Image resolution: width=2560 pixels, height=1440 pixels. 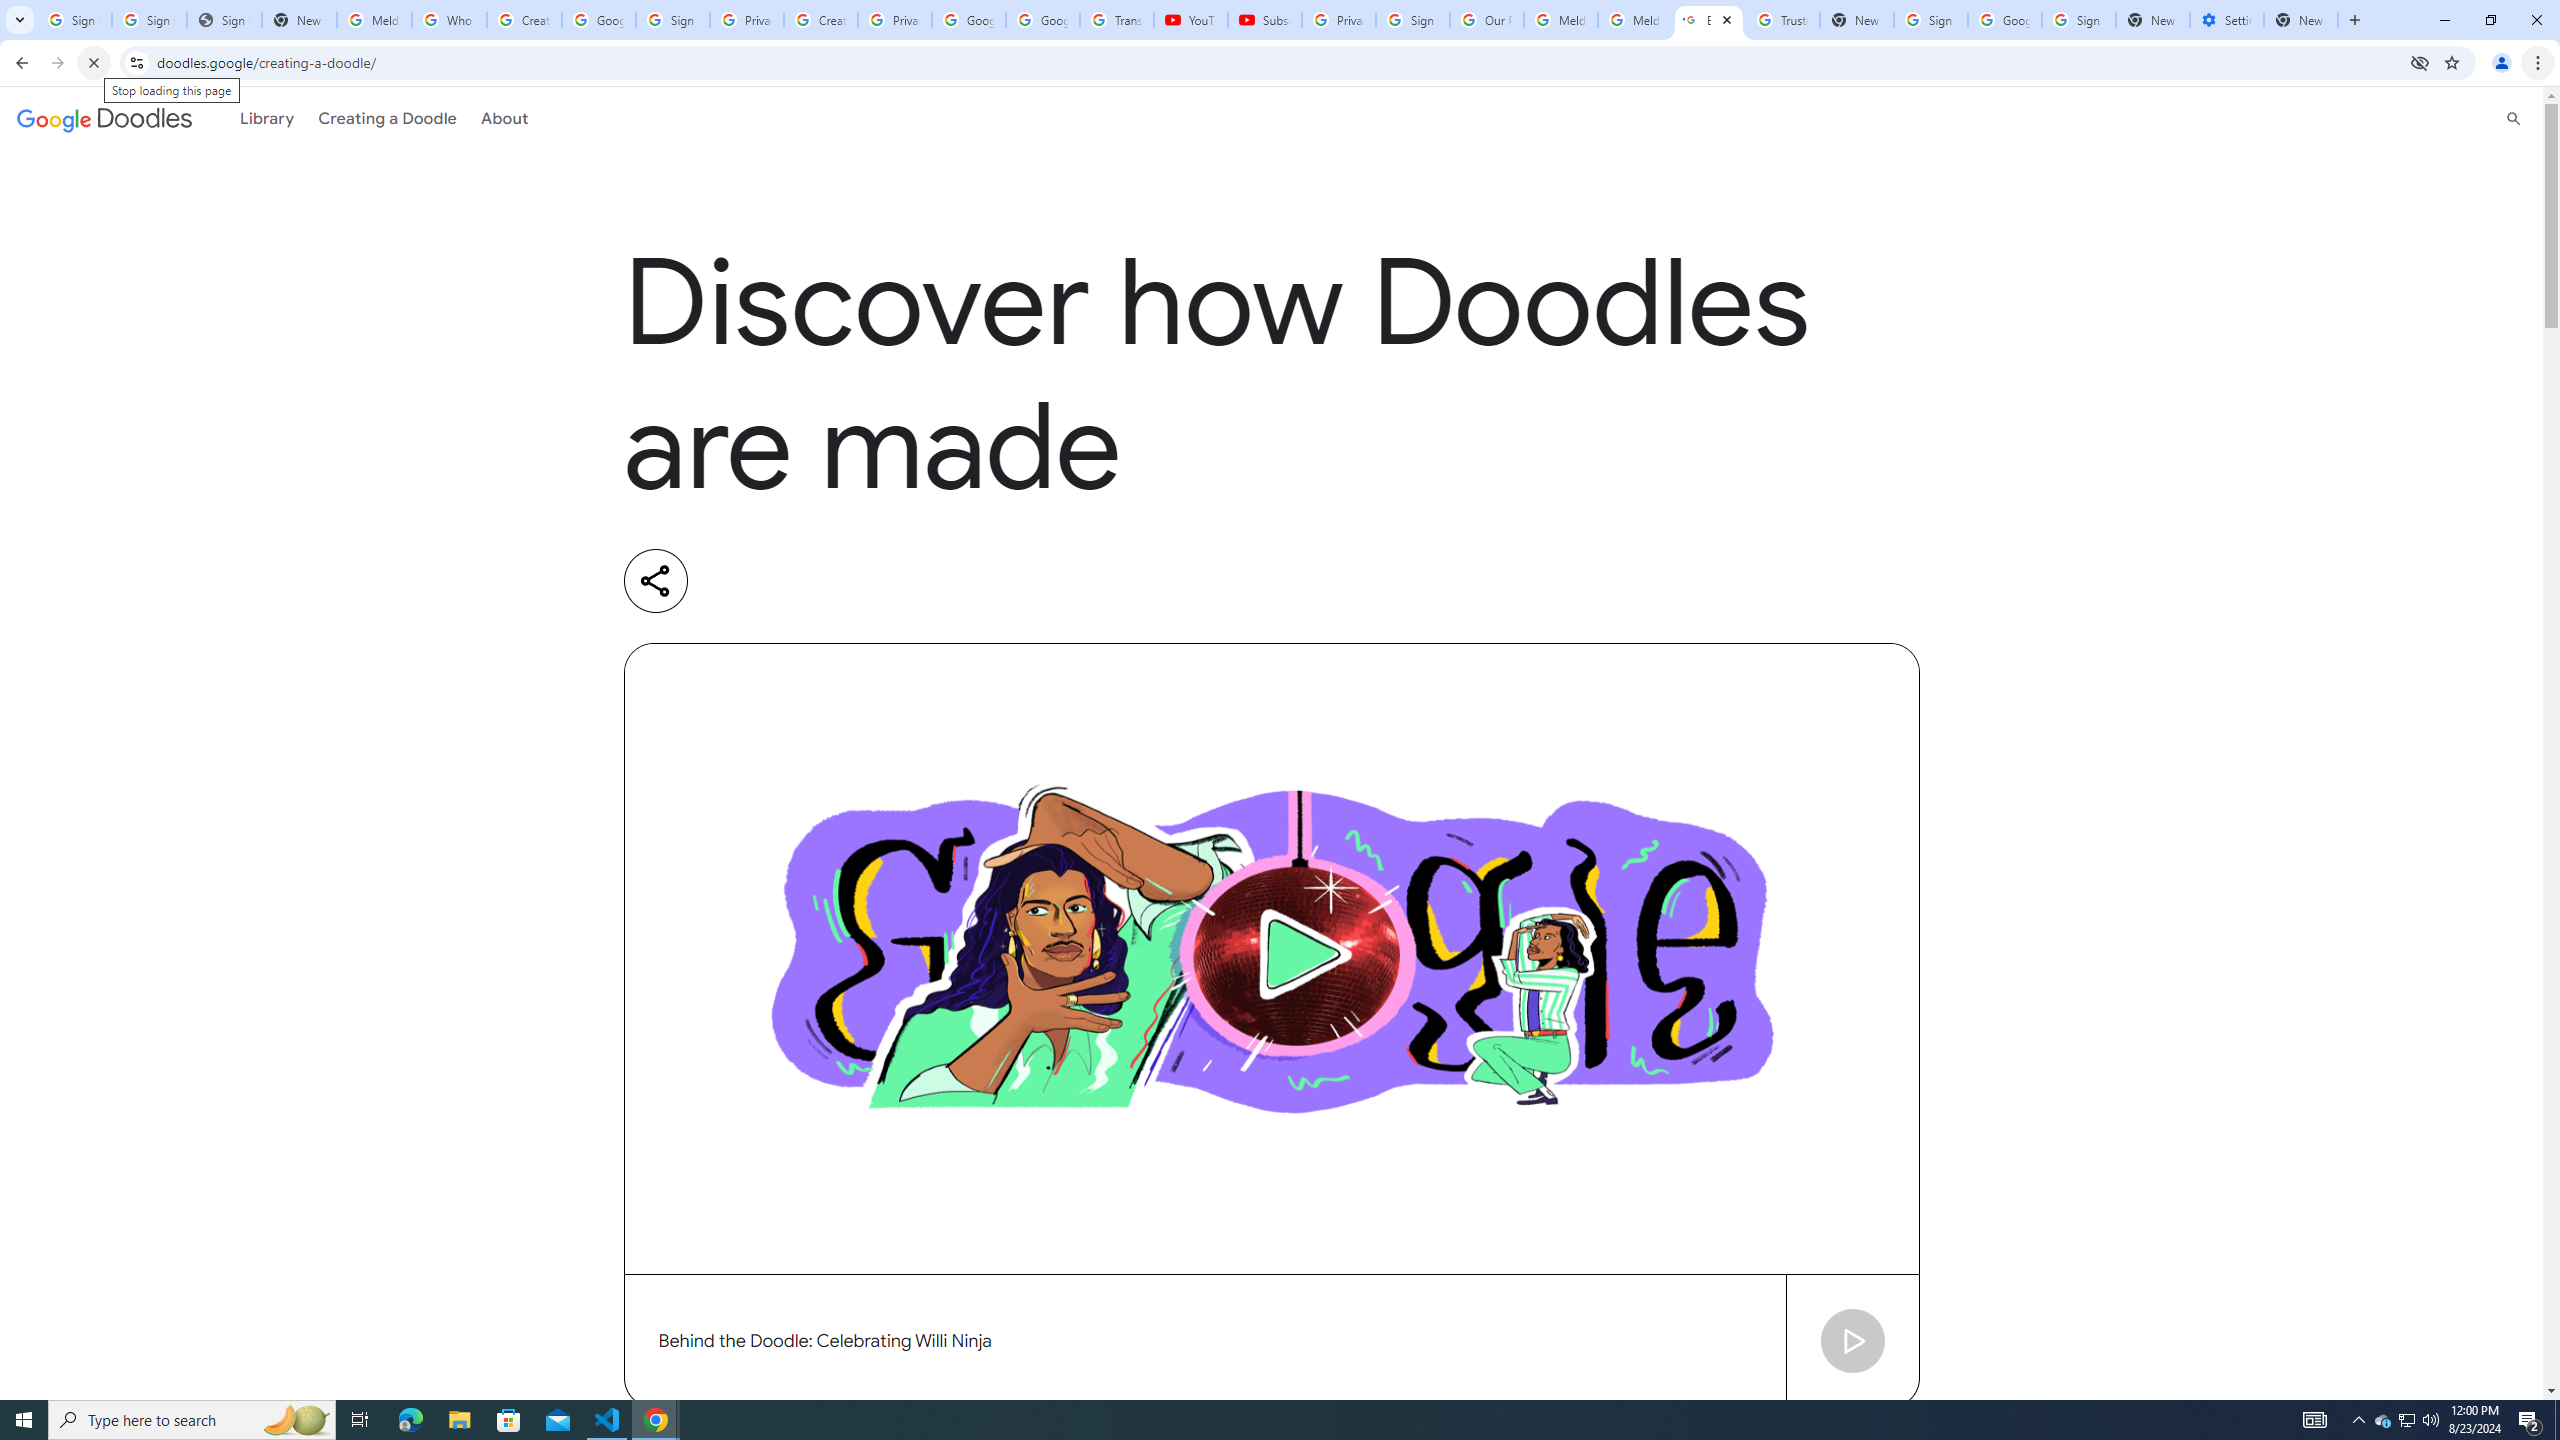 I want to click on 'YouTube', so click(x=1190, y=19).